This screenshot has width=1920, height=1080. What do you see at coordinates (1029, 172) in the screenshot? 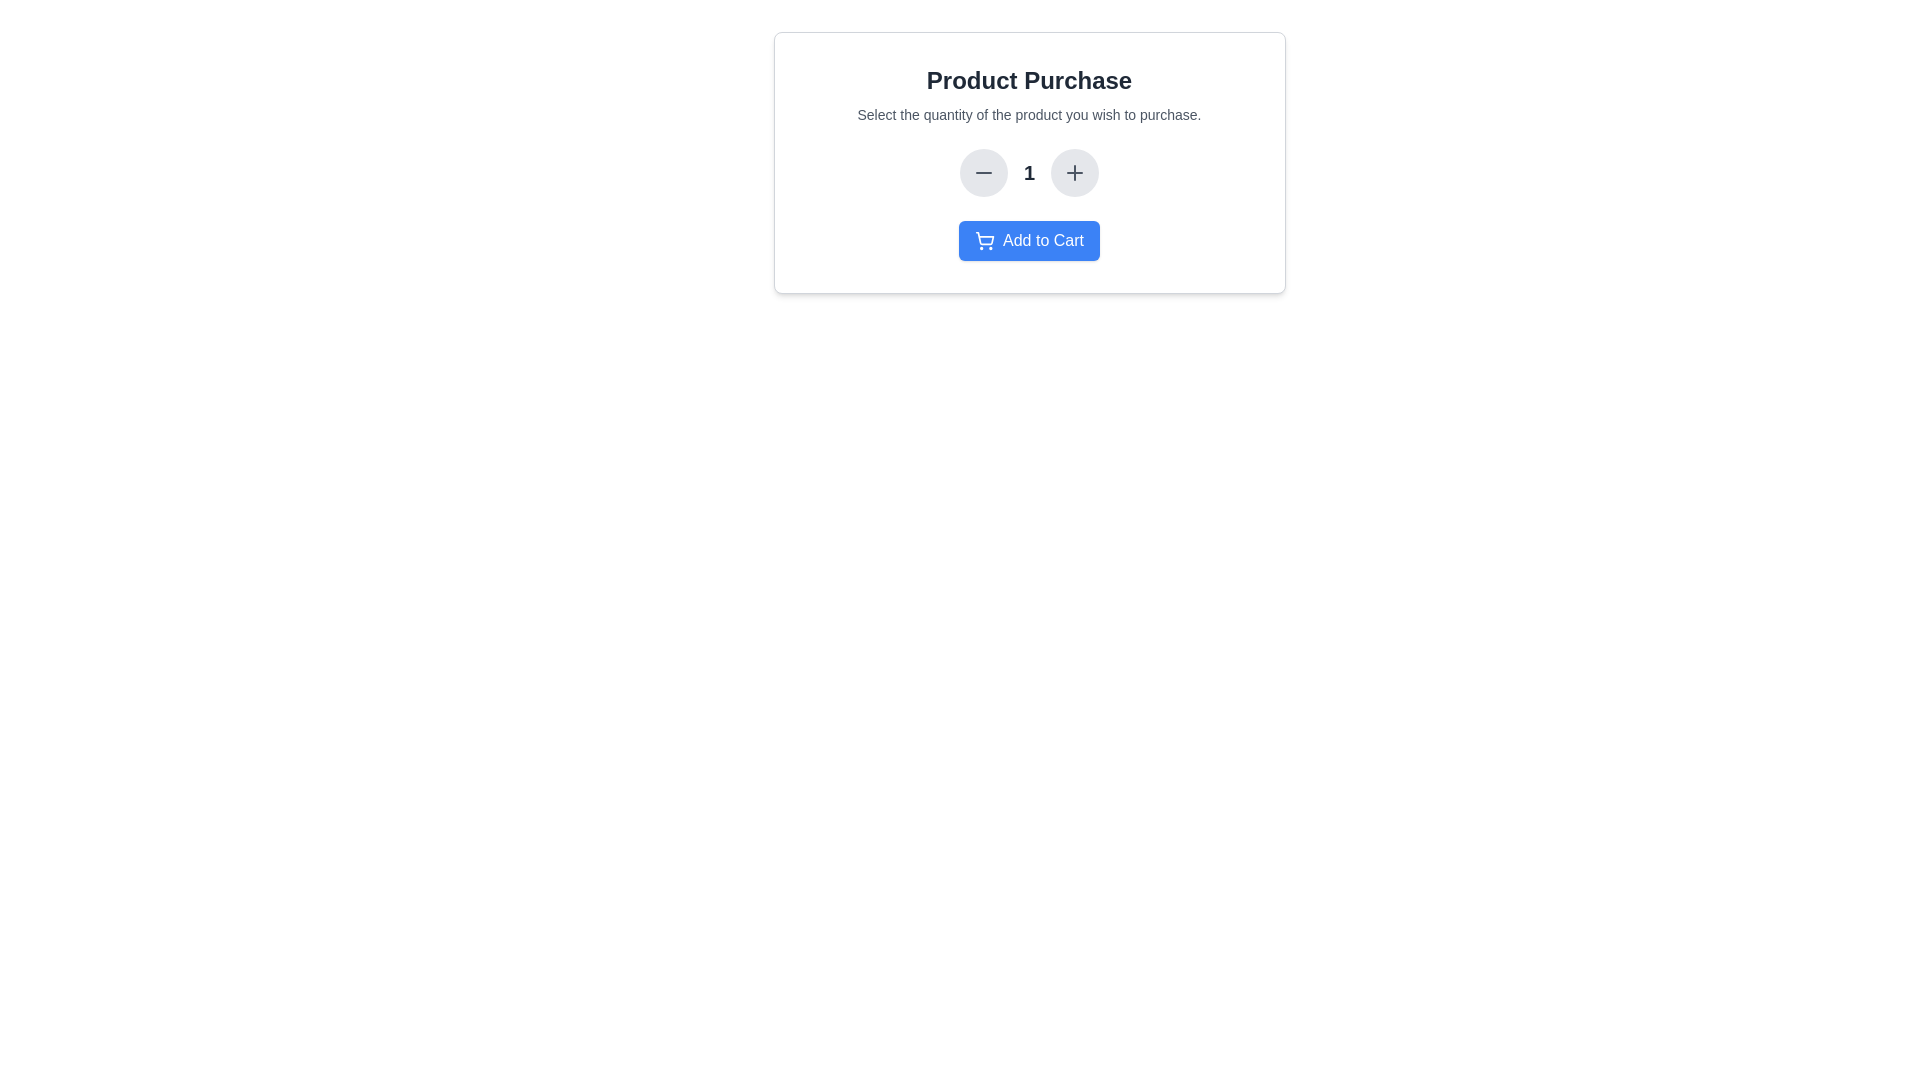
I see `the numeric text label displaying '1', which is bold and black, located between the minus and plus buttons in a horizontal layout` at bounding box center [1029, 172].